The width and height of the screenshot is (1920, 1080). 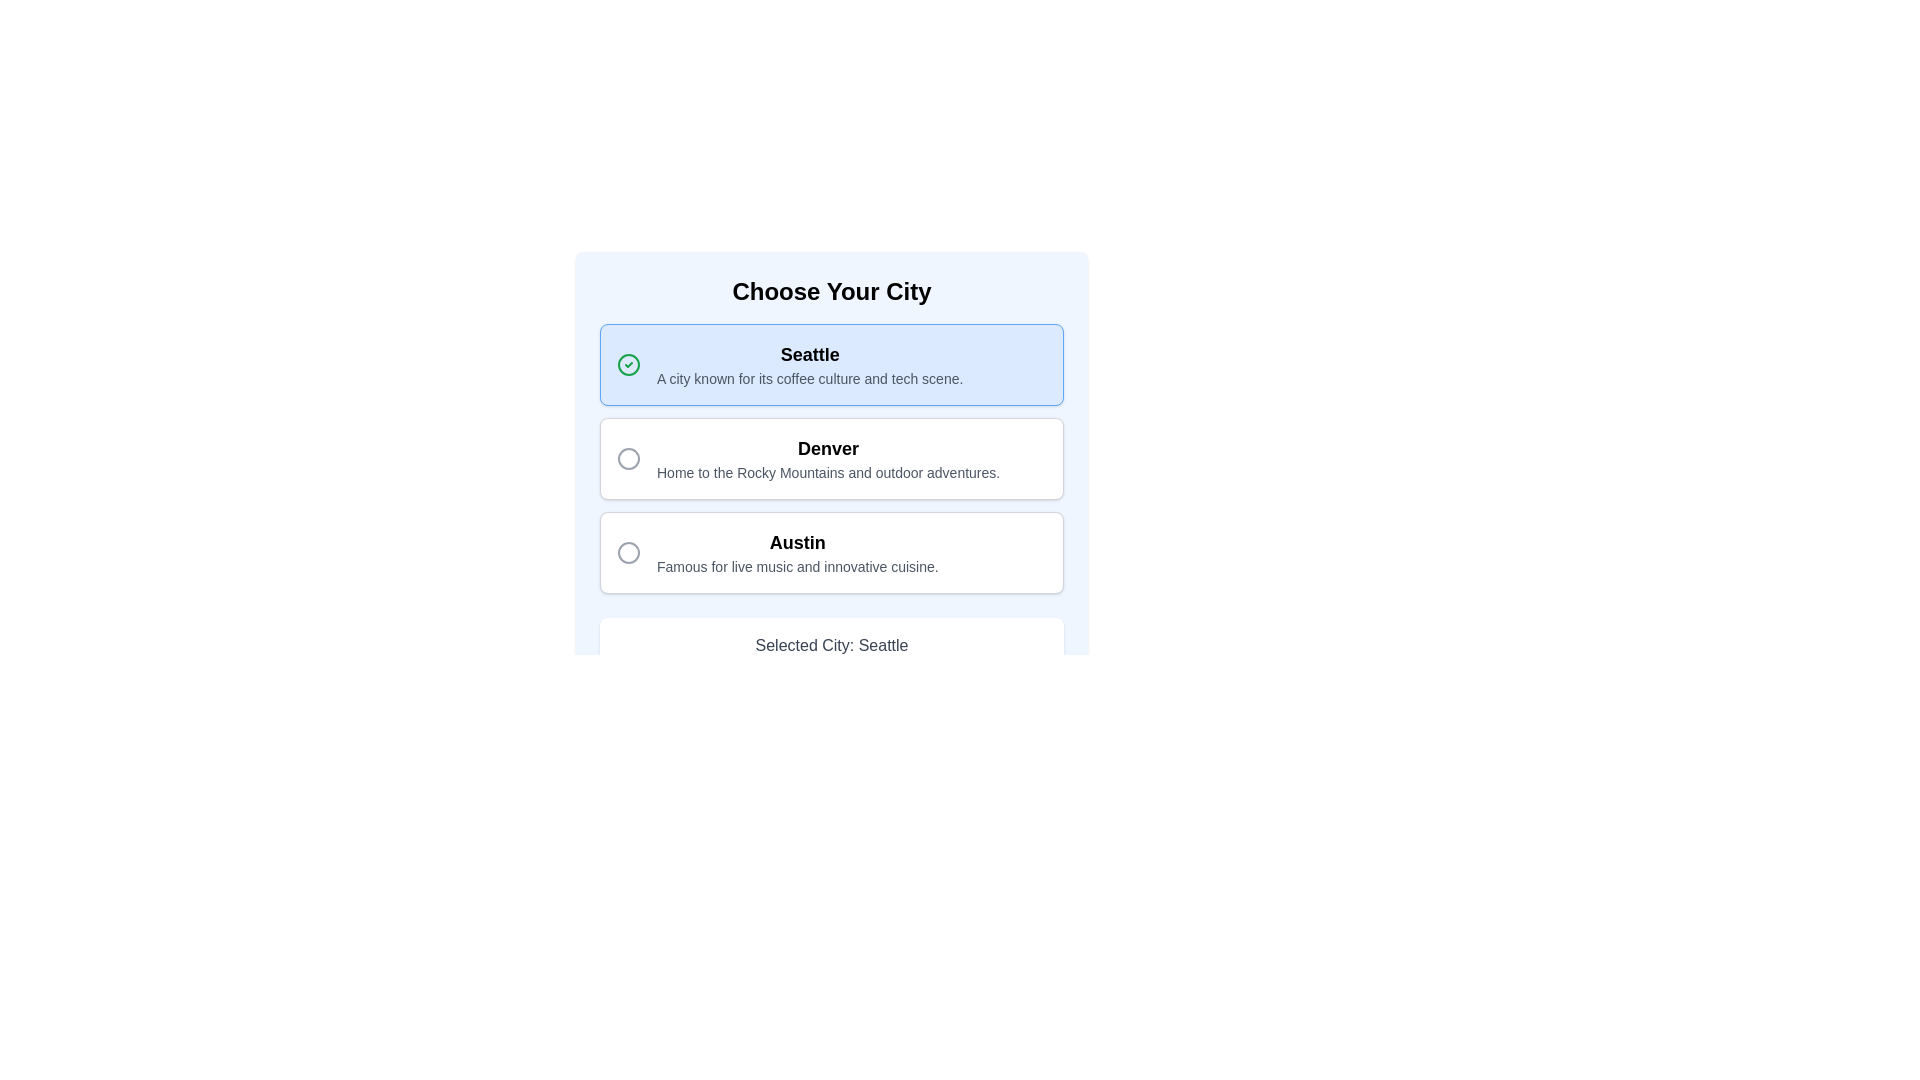 I want to click on the text label element titled 'Seattle', so click(x=810, y=353).